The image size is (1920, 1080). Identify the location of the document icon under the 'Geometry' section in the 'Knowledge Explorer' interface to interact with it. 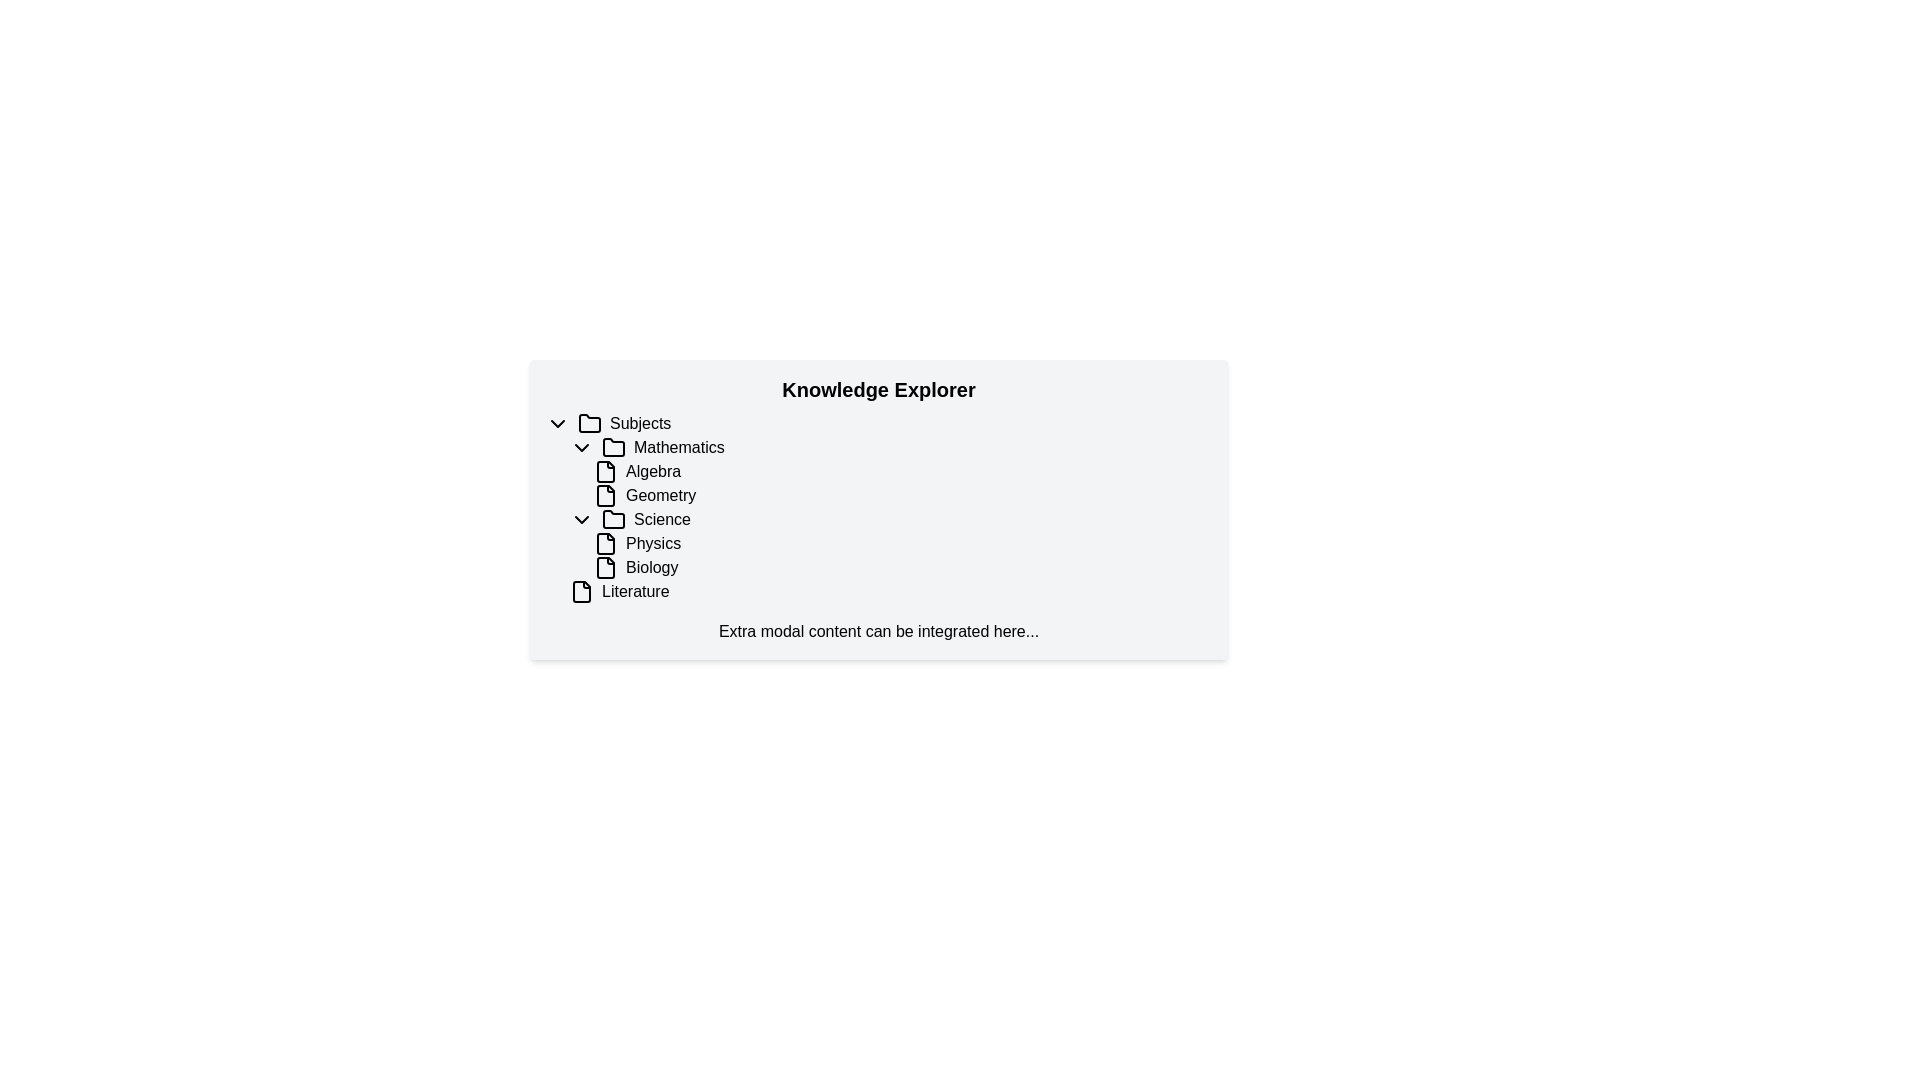
(604, 495).